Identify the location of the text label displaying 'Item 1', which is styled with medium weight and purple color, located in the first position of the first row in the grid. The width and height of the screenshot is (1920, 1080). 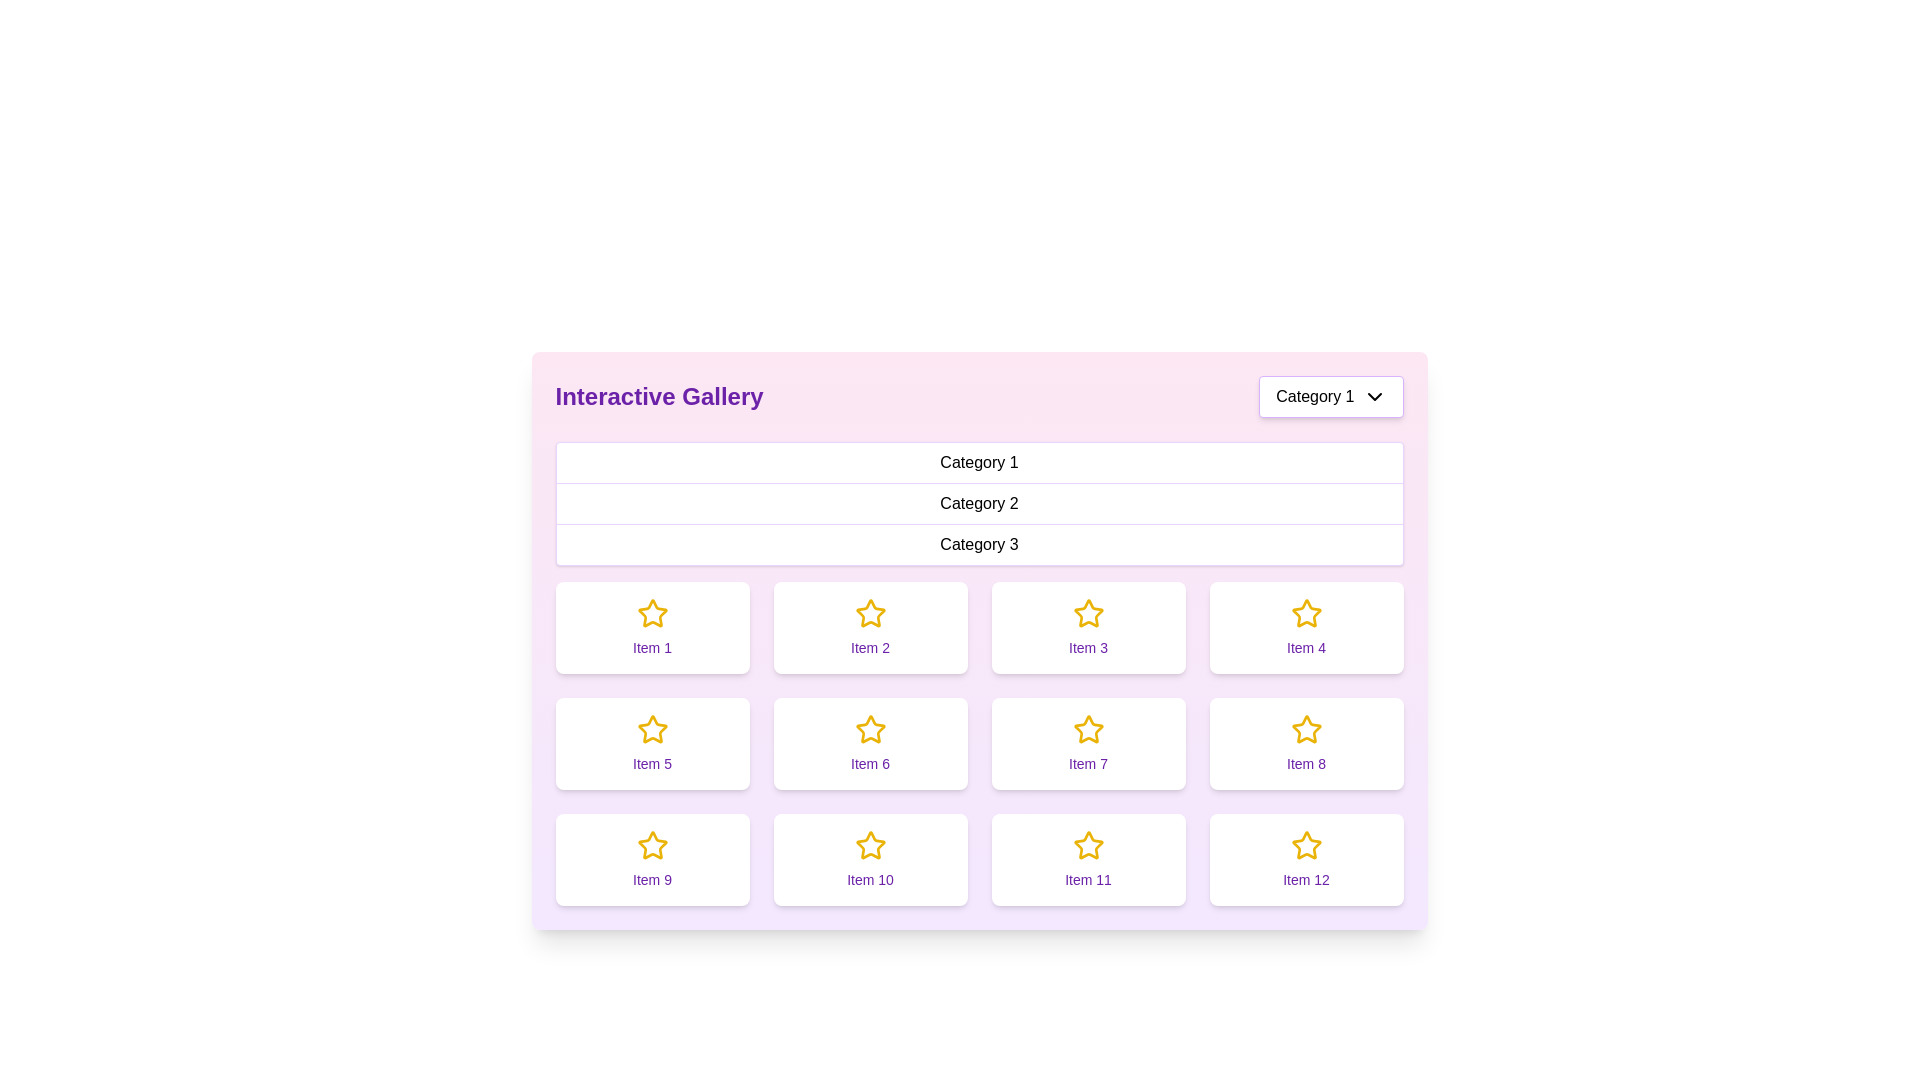
(652, 648).